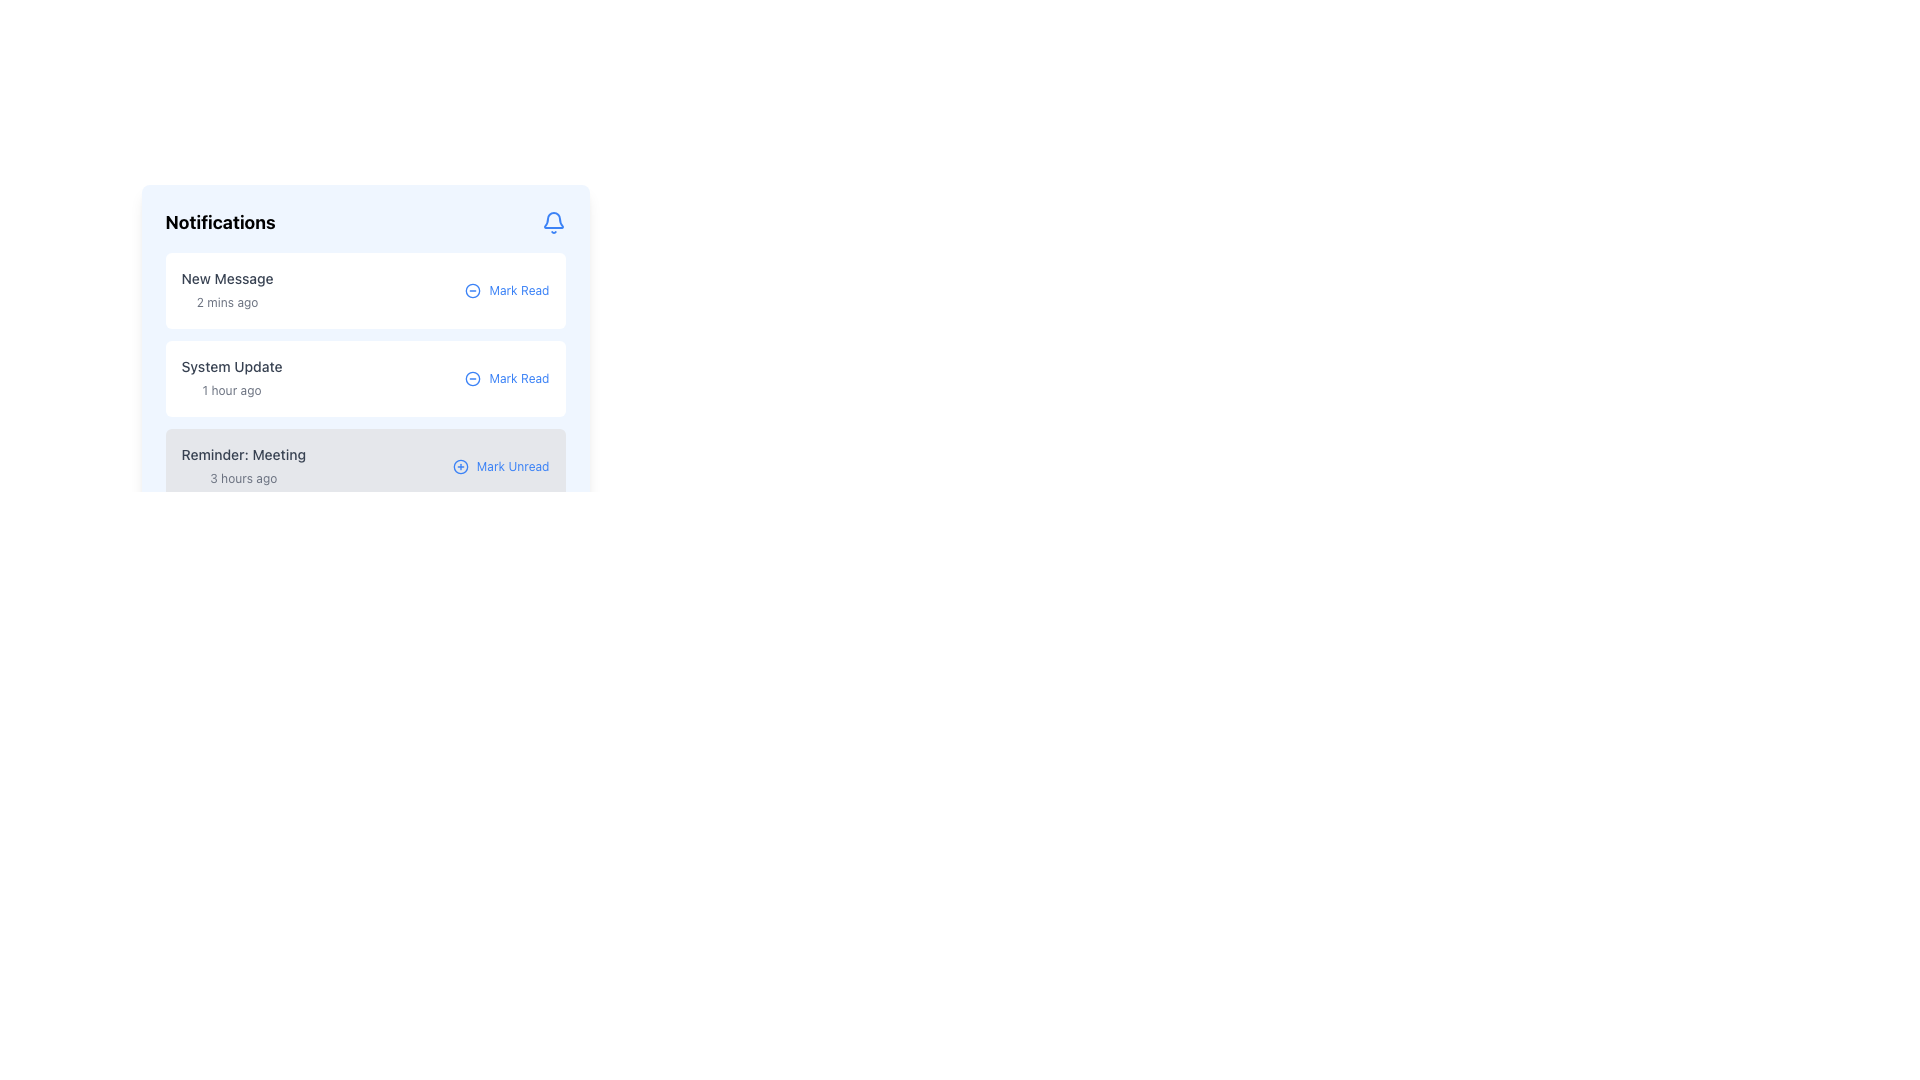  I want to click on the notification indicator icon located to the right of the 'Notifications' header text within the notification panel layout, so click(553, 223).